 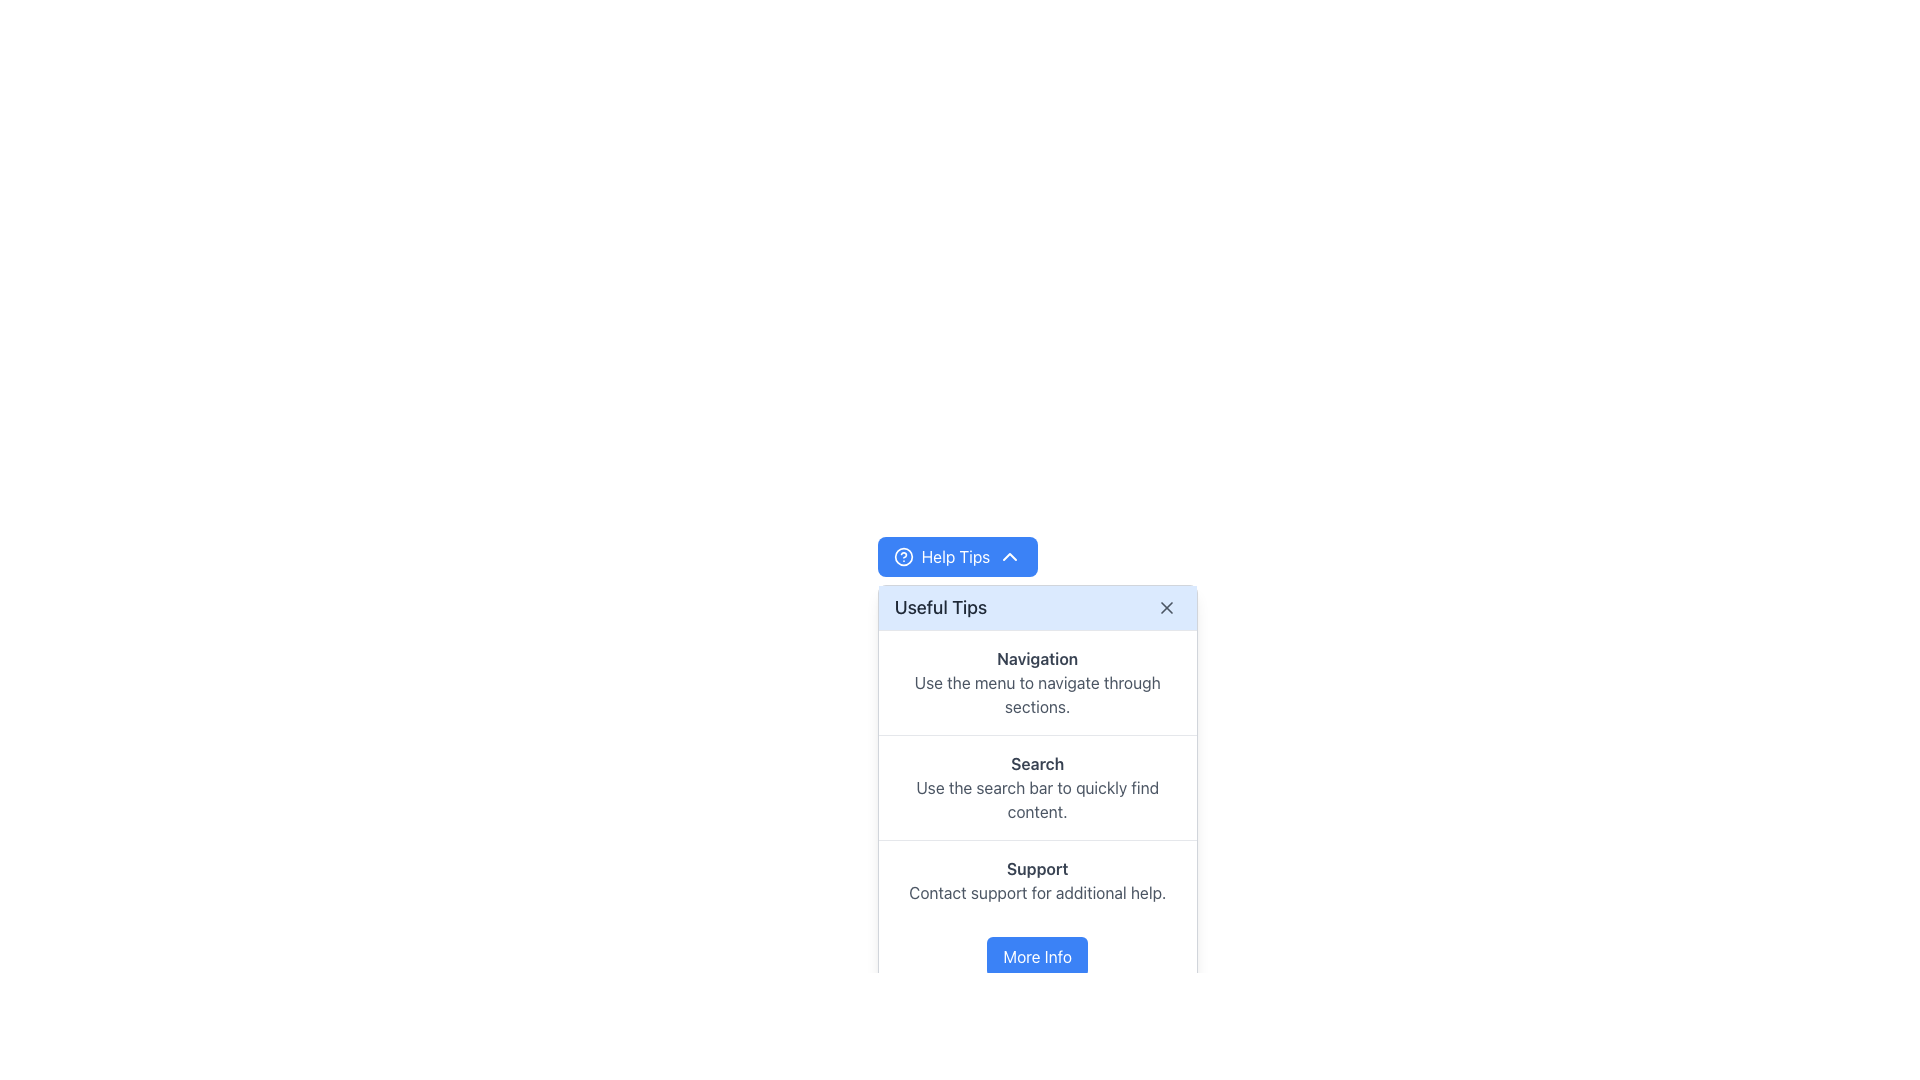 I want to click on the 'More Info' button with a blue background and white text located at the bottom section of the 'Useful Tips' panel to invoke an action or navigate to another page, so click(x=1036, y=955).